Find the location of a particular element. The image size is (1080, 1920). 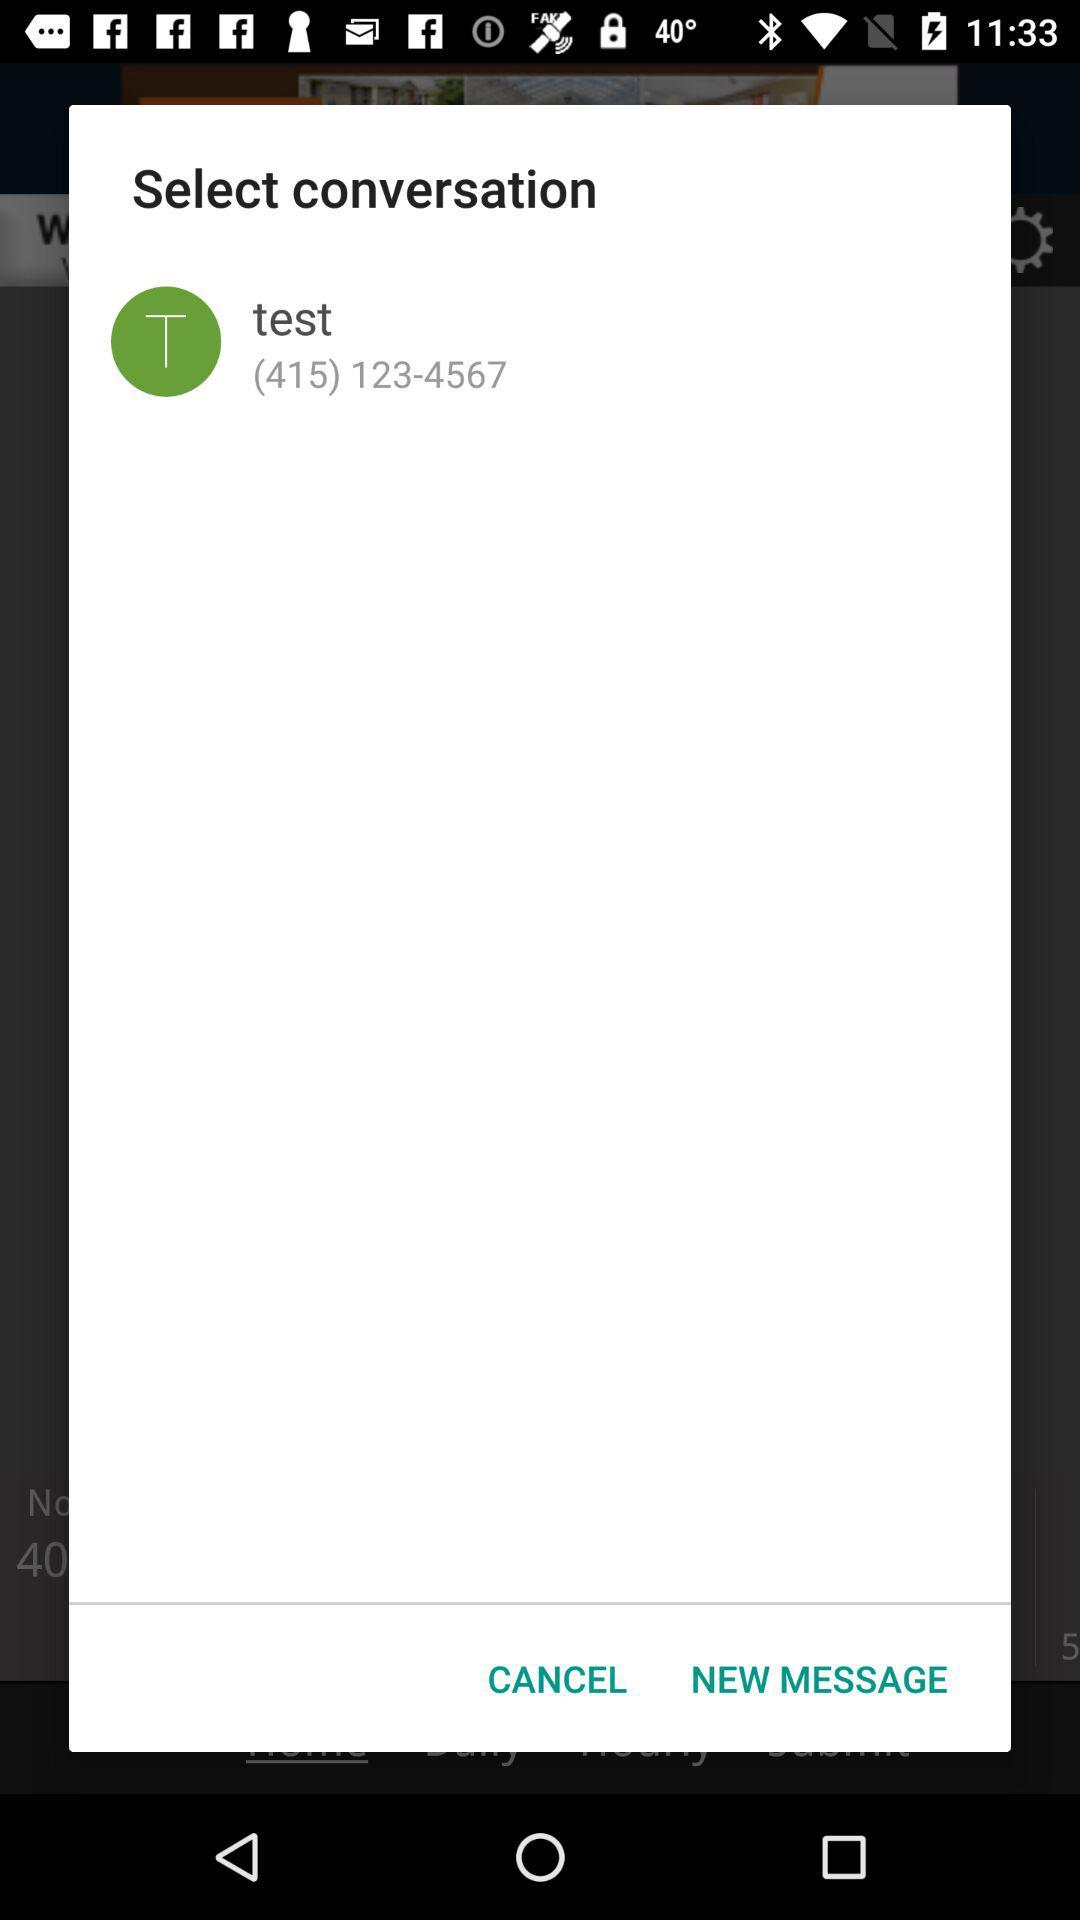

button next to the new message is located at coordinates (557, 1678).